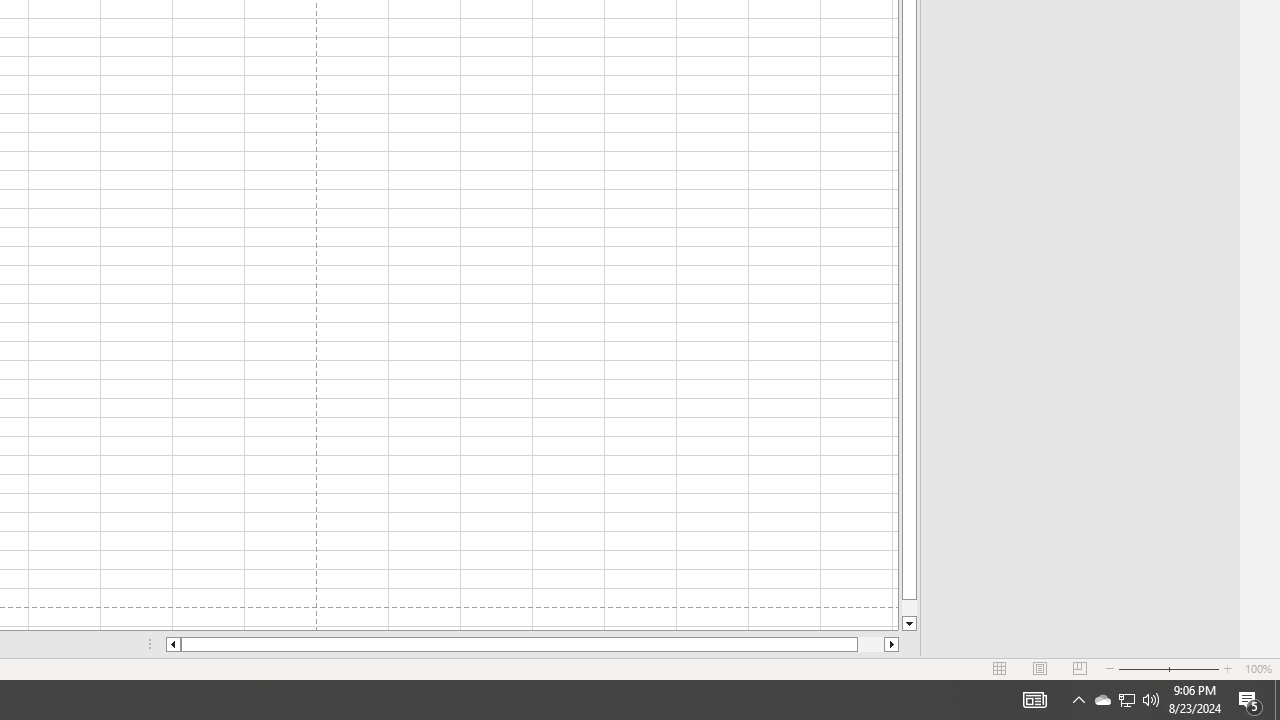 This screenshot has height=720, width=1280. I want to click on 'Zoom In', so click(1226, 669).